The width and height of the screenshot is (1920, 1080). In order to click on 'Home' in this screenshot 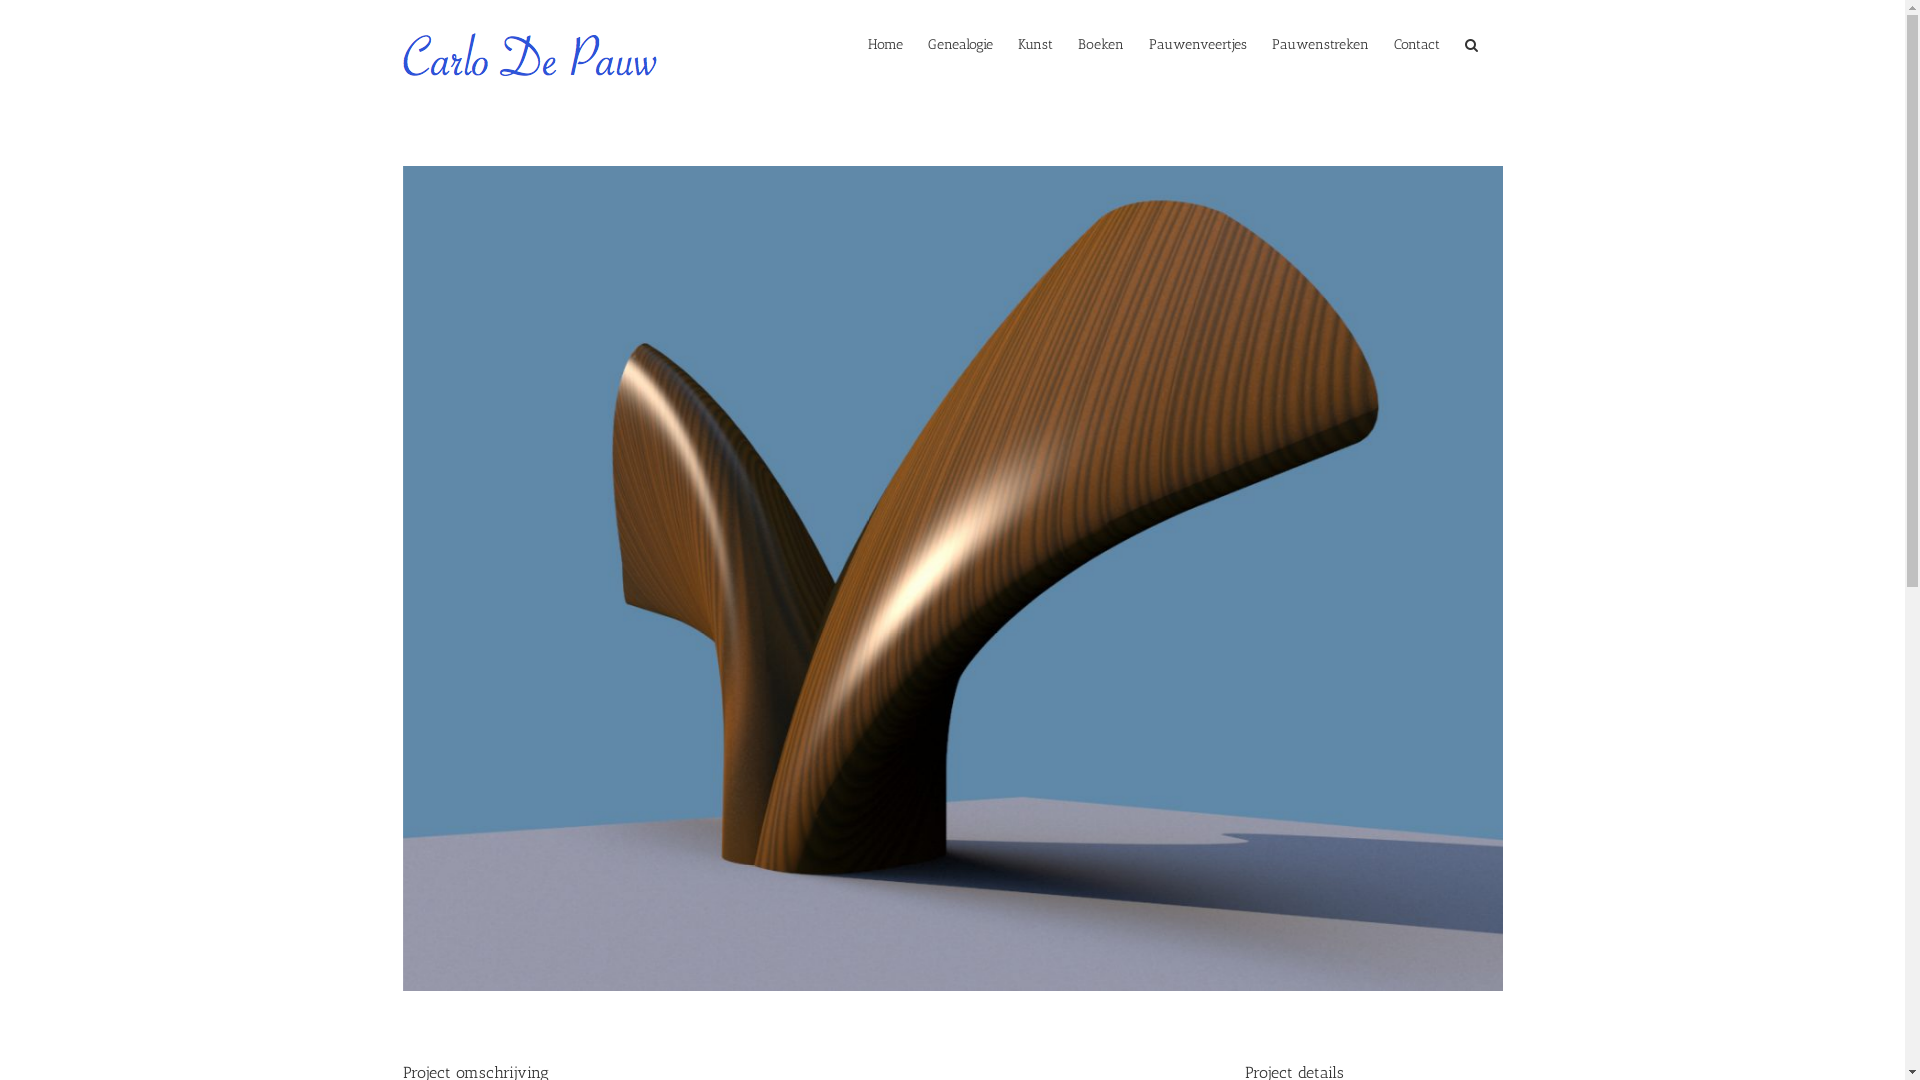, I will do `click(884, 42)`.